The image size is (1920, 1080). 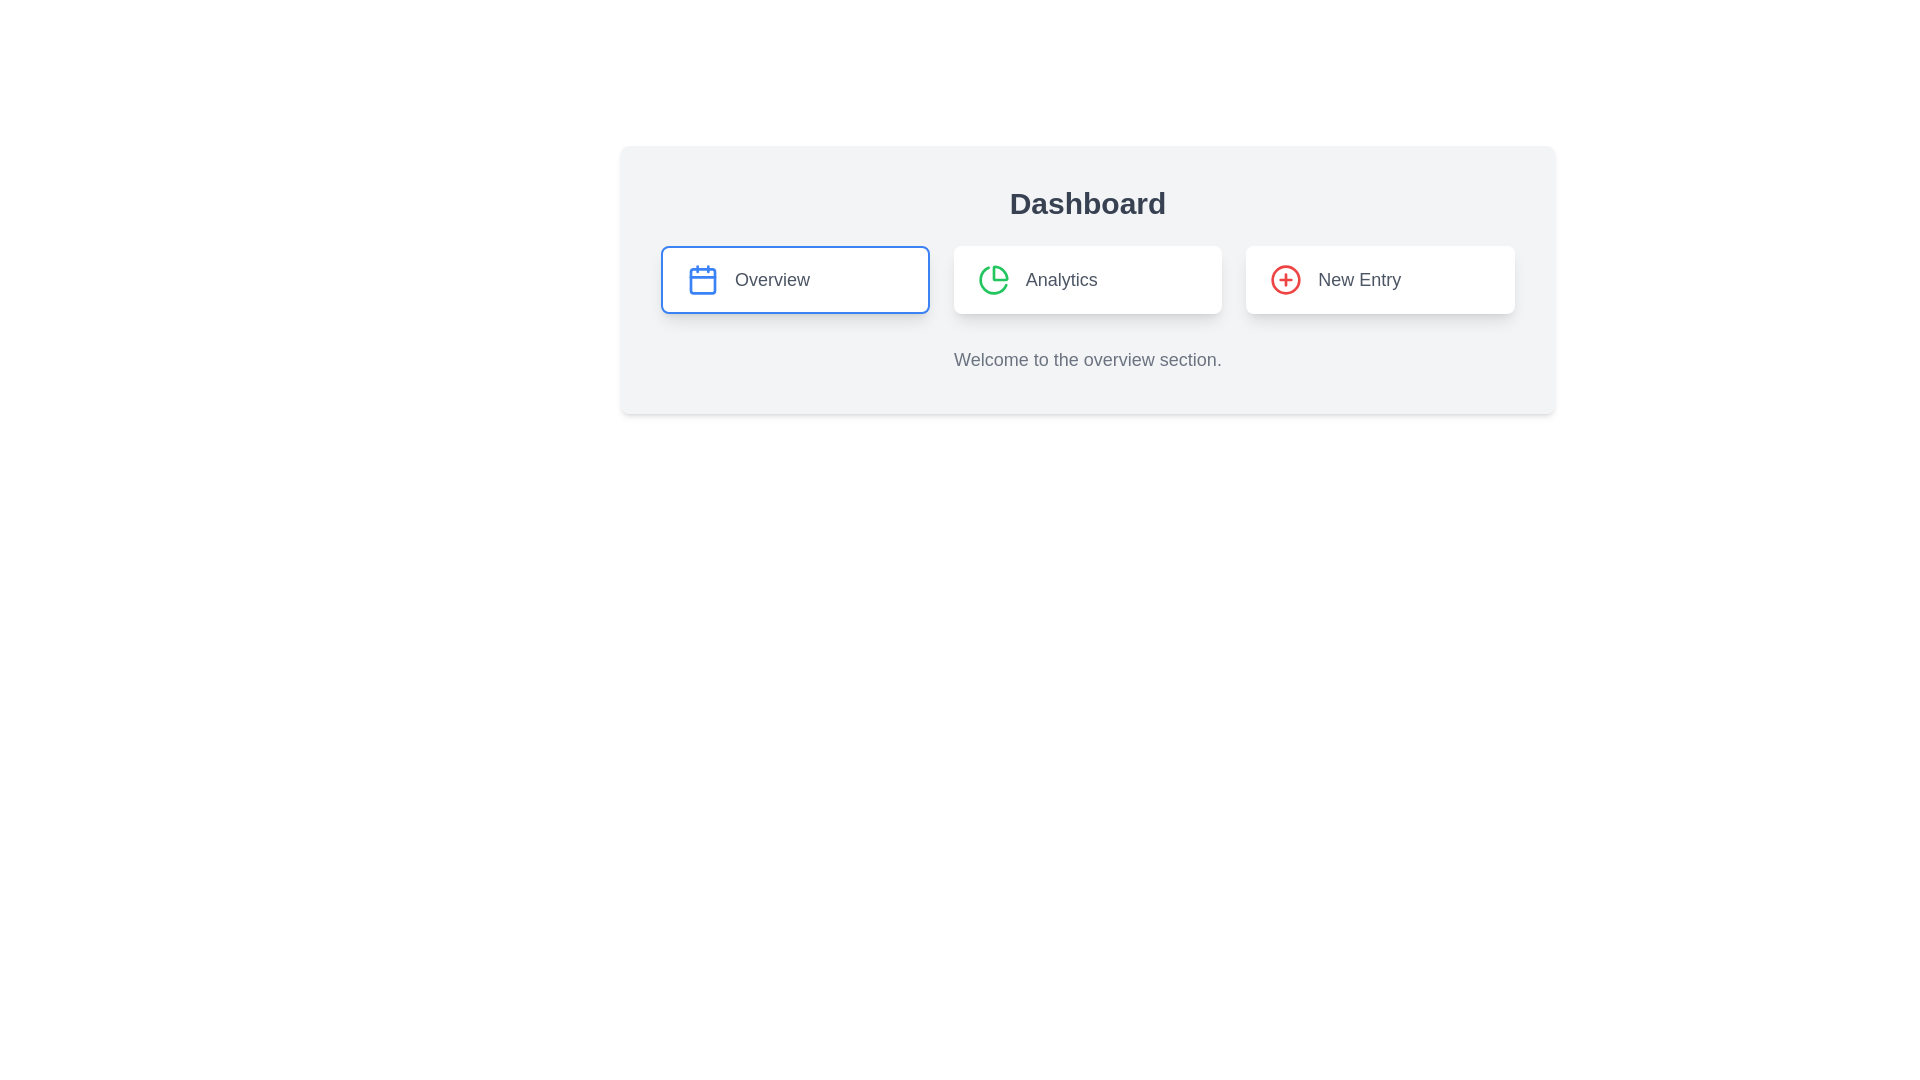 What do you see at coordinates (1000, 273) in the screenshot?
I see `the right-hand side segment of the pie chart icon in the 'Analytics' button, which is styled in green` at bounding box center [1000, 273].